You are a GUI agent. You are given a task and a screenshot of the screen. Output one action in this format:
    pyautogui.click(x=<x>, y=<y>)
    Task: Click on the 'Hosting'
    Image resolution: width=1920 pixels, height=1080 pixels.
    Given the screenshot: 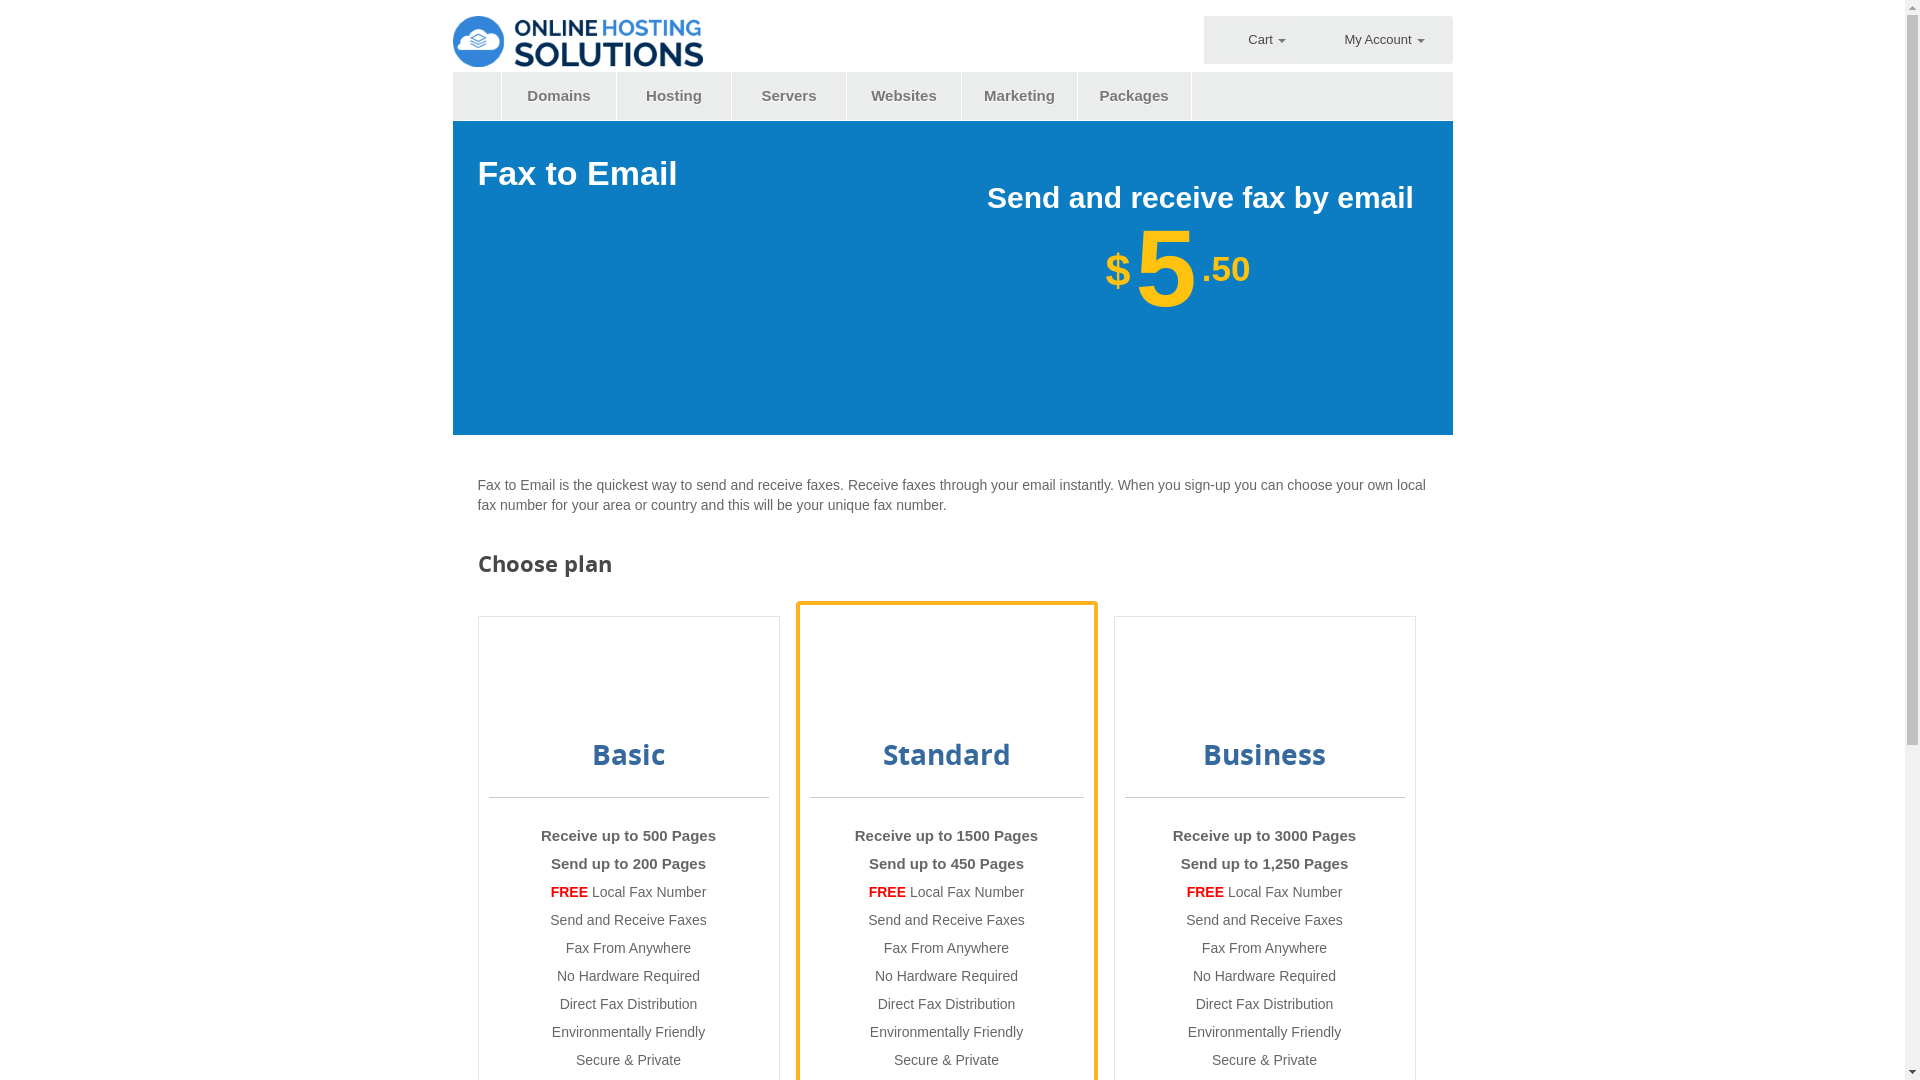 What is the action you would take?
    pyautogui.click(x=675, y=96)
    